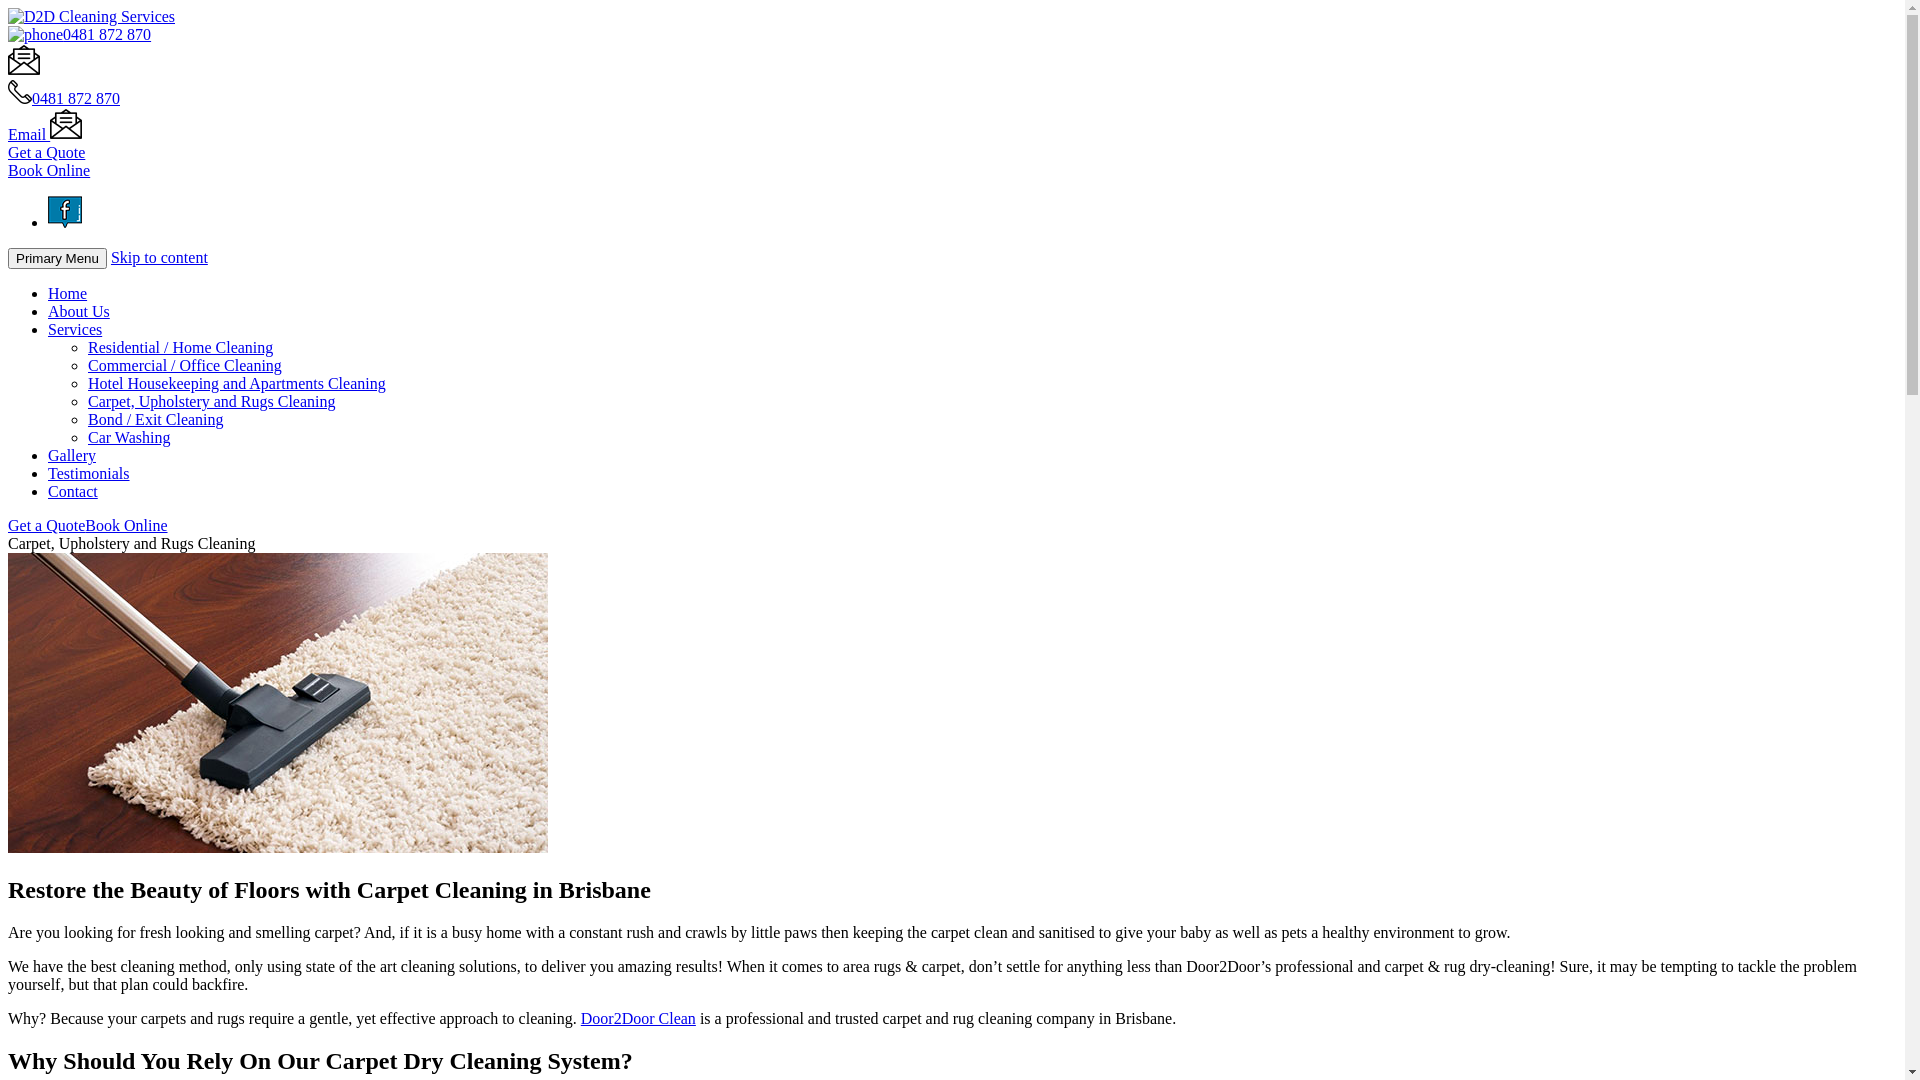 Image resolution: width=1920 pixels, height=1080 pixels. Describe the element at coordinates (86, 346) in the screenshot. I see `'Residential / Home Cleaning'` at that location.